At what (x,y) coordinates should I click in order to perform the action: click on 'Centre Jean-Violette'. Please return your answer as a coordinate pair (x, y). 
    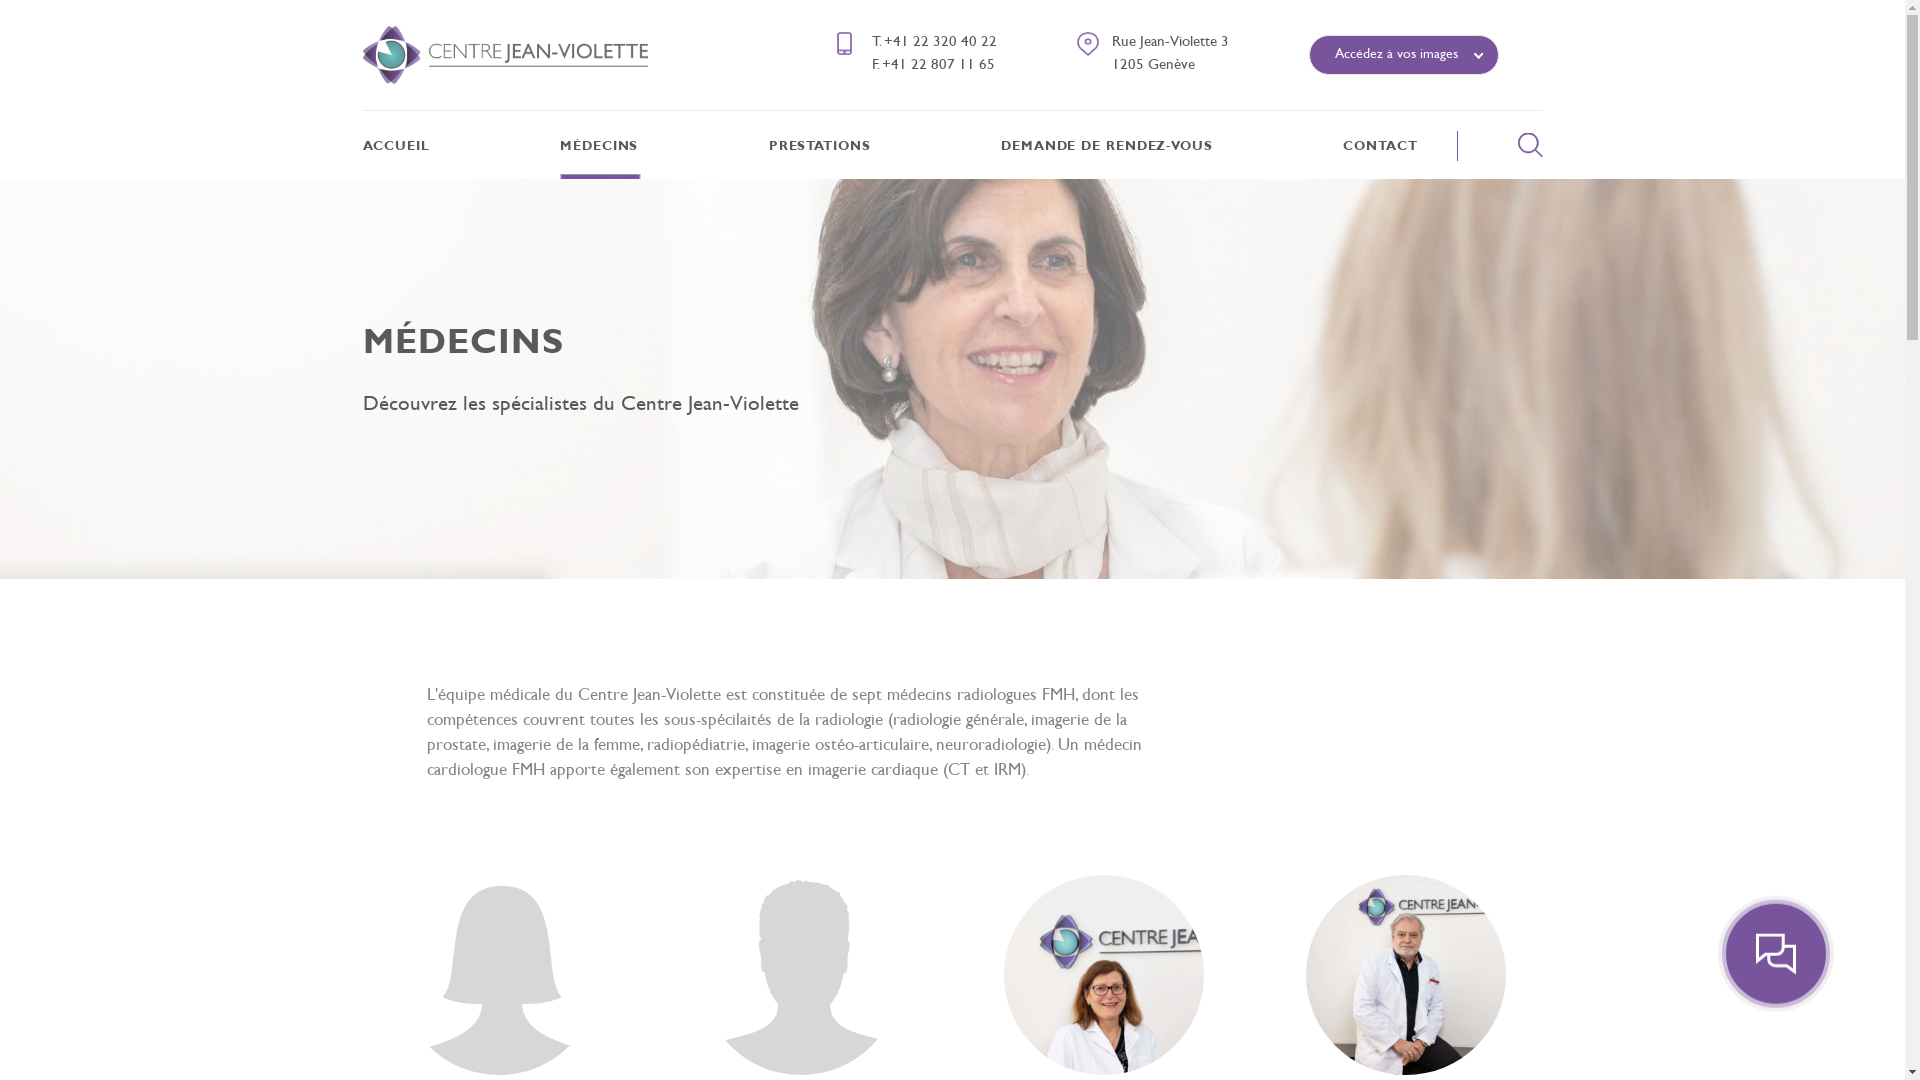
    Looking at the image, I should click on (504, 53).